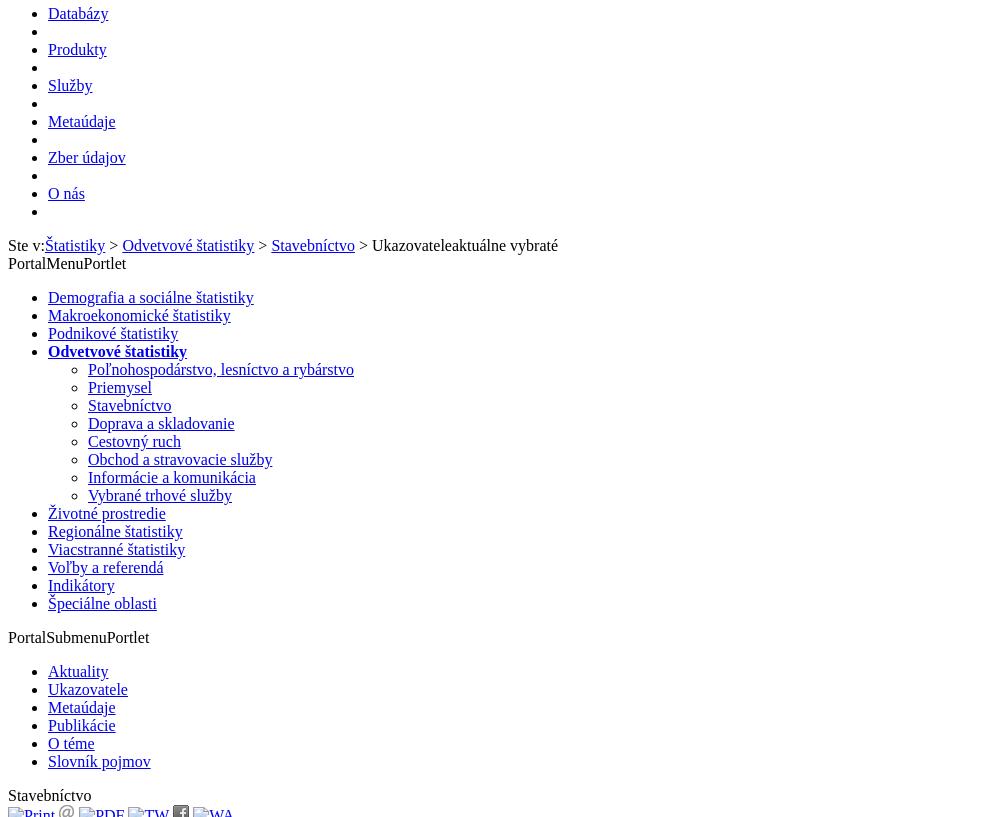 Image resolution: width=1000 pixels, height=817 pixels. Describe the element at coordinates (139, 315) in the screenshot. I see `'Makroekonomické štatistiky'` at that location.